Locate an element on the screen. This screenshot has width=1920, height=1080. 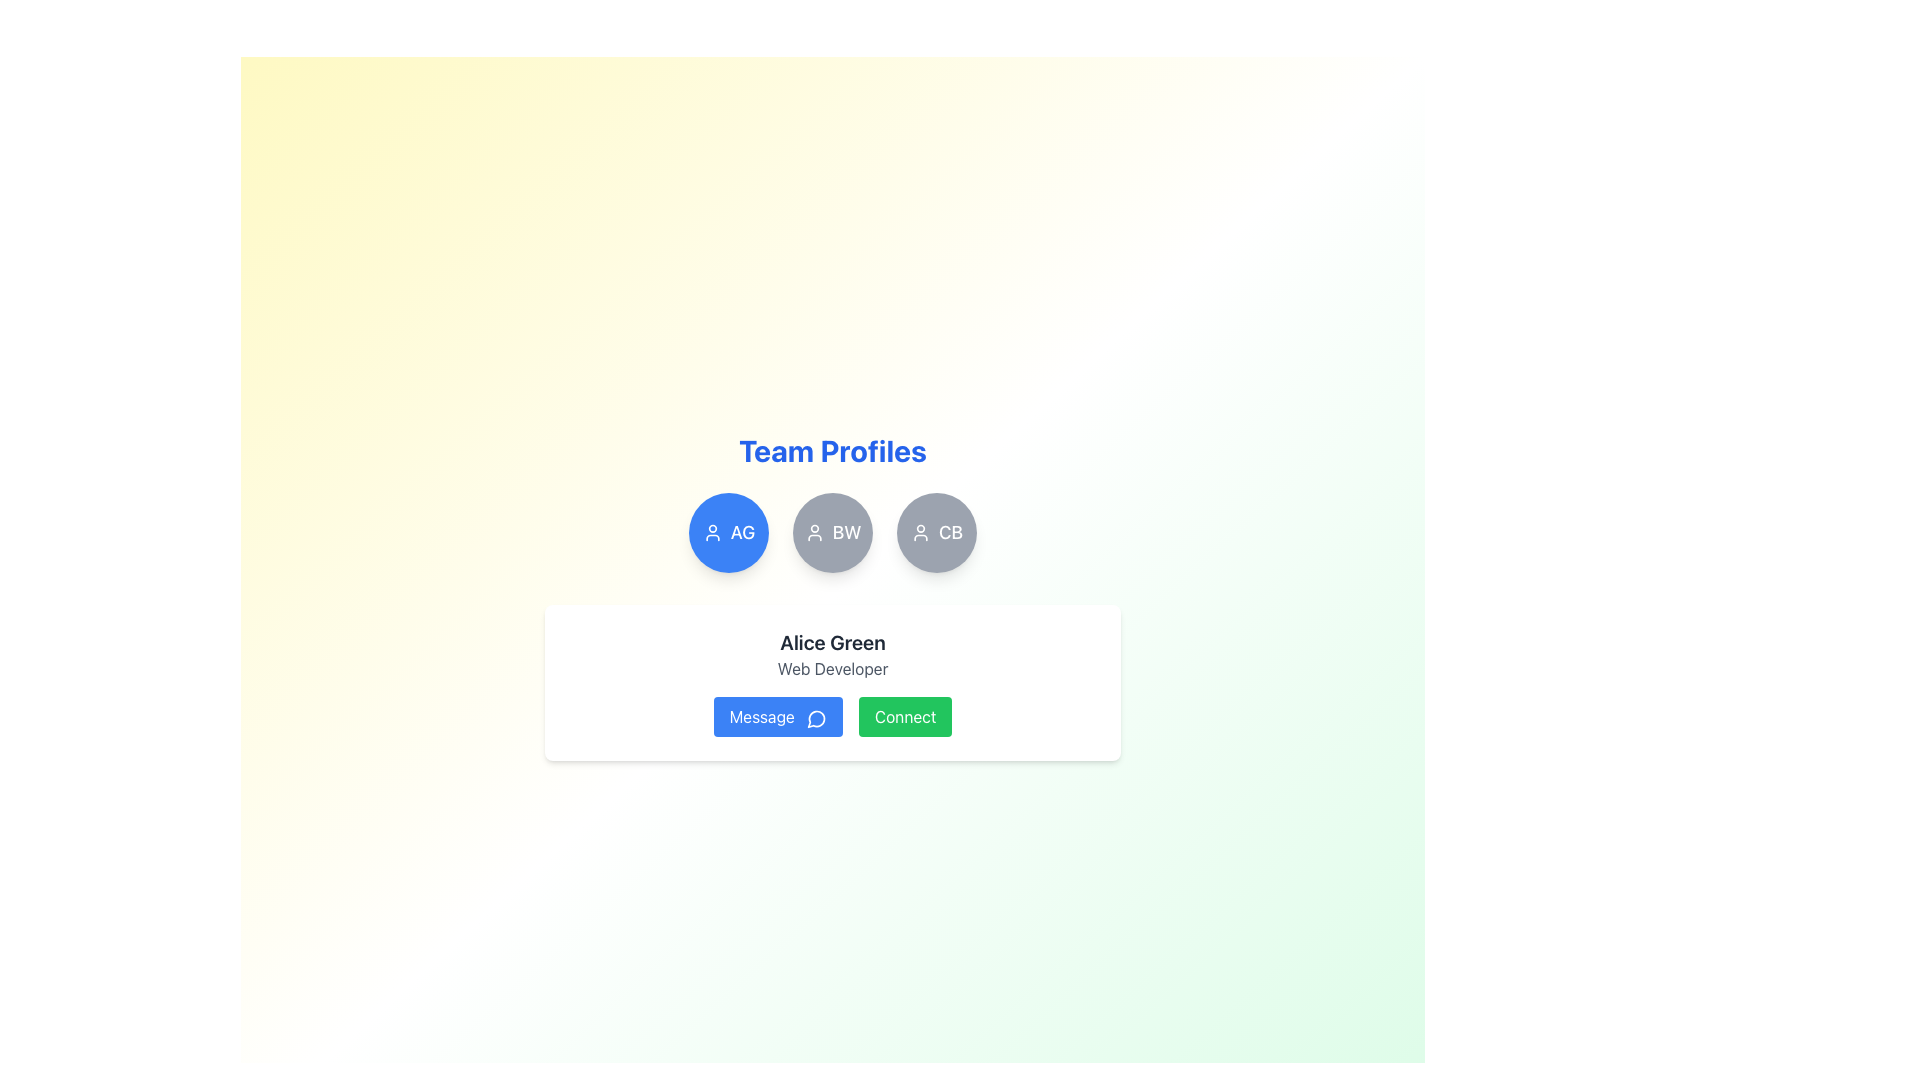
the user avatar icon labeled 'CB' which is the third item from the left in a group of user profile representations under the heading 'Team Profiles' is located at coordinates (919, 531).